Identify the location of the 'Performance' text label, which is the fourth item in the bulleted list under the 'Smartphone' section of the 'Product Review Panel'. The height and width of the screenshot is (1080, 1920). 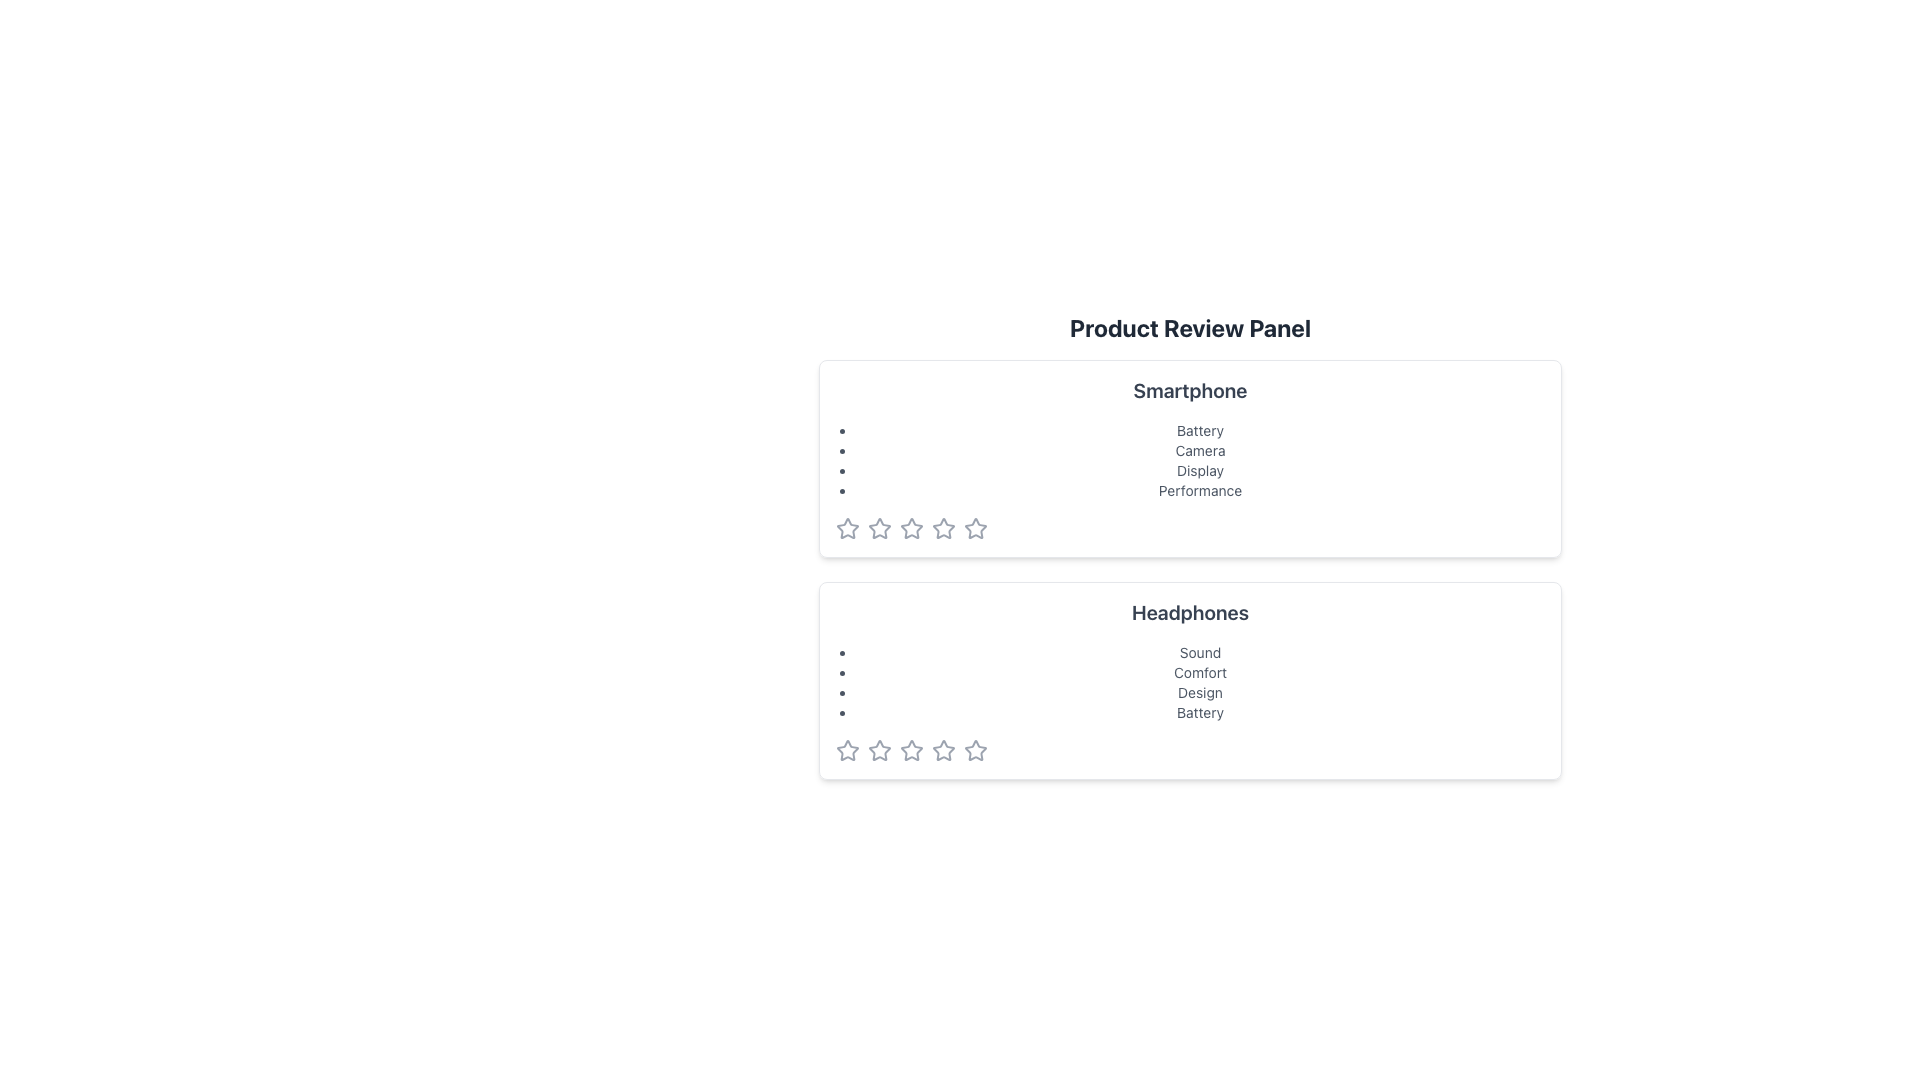
(1200, 490).